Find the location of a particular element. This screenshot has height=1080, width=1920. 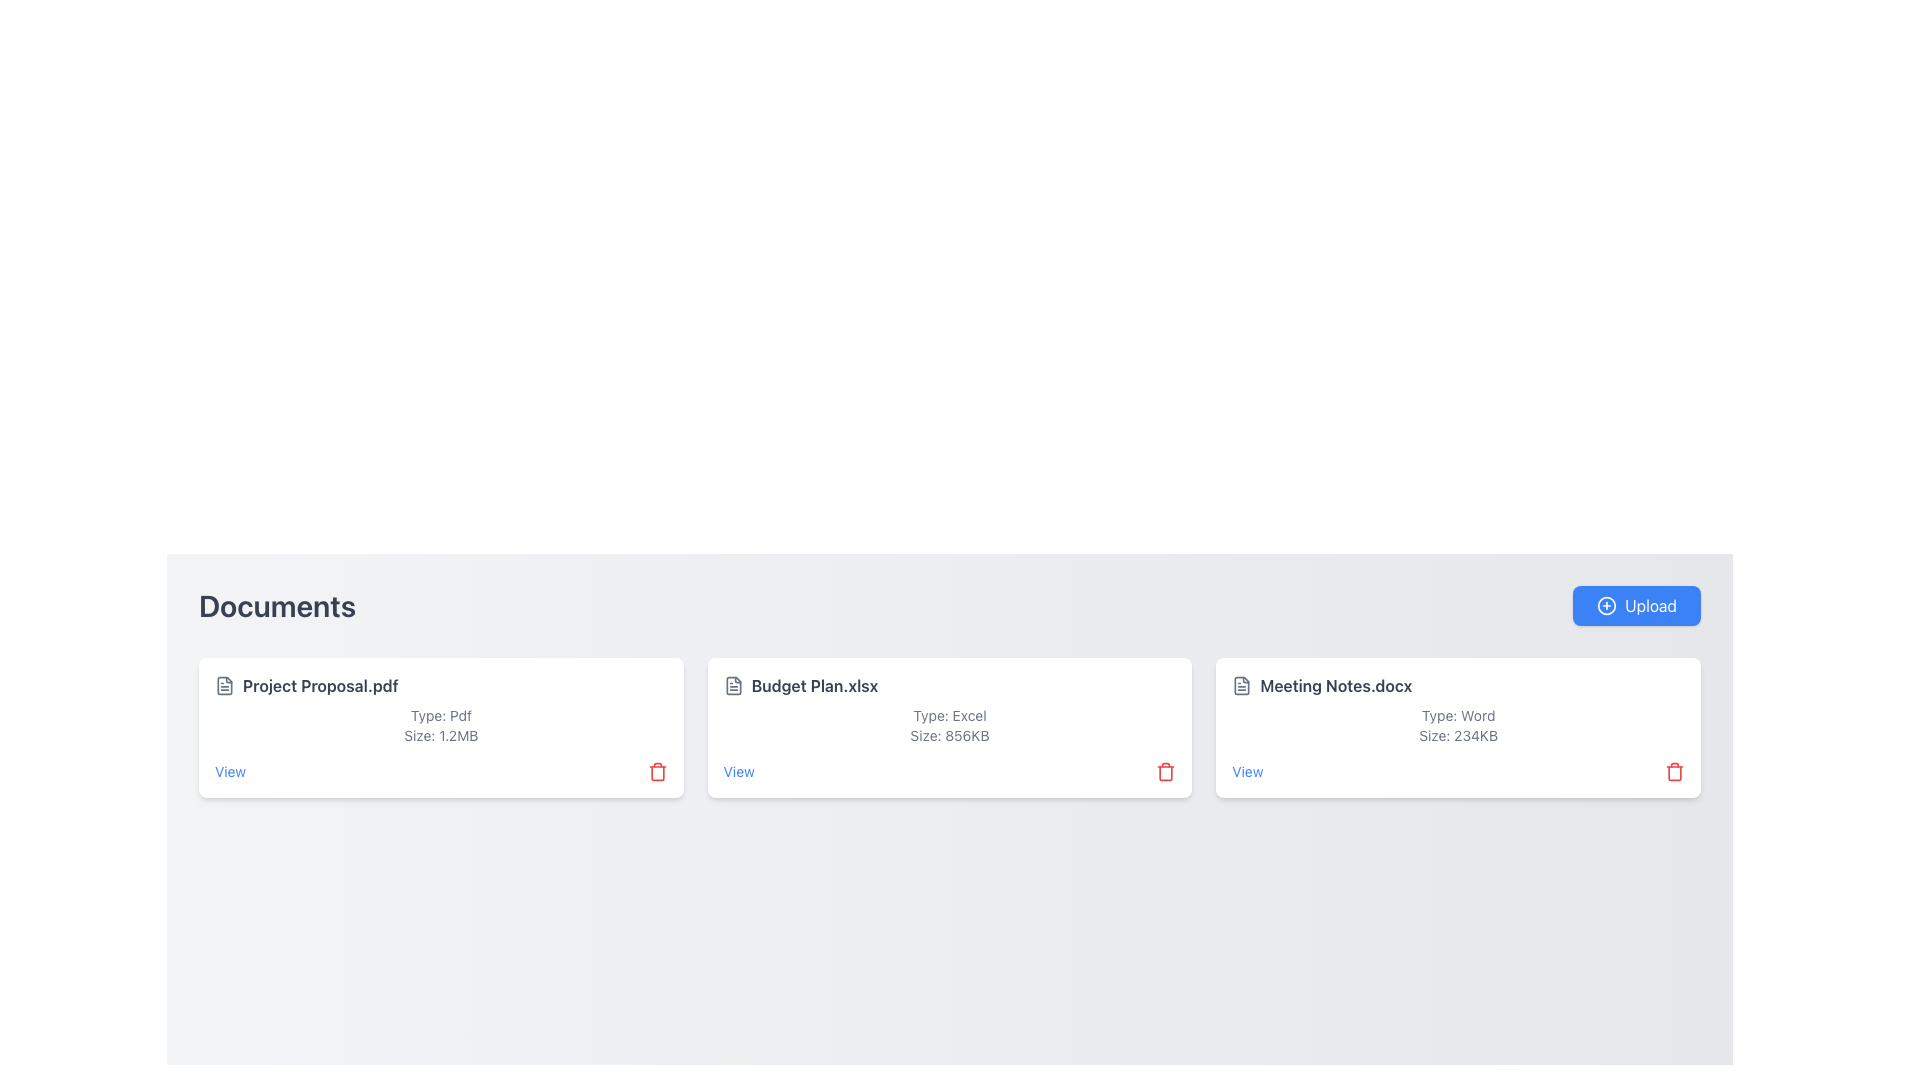

the static text element displaying the file size 'Size: 856KB', which is styled in a small gray font and located beneath 'Type: Excel' in the second file card is located at coordinates (949, 736).